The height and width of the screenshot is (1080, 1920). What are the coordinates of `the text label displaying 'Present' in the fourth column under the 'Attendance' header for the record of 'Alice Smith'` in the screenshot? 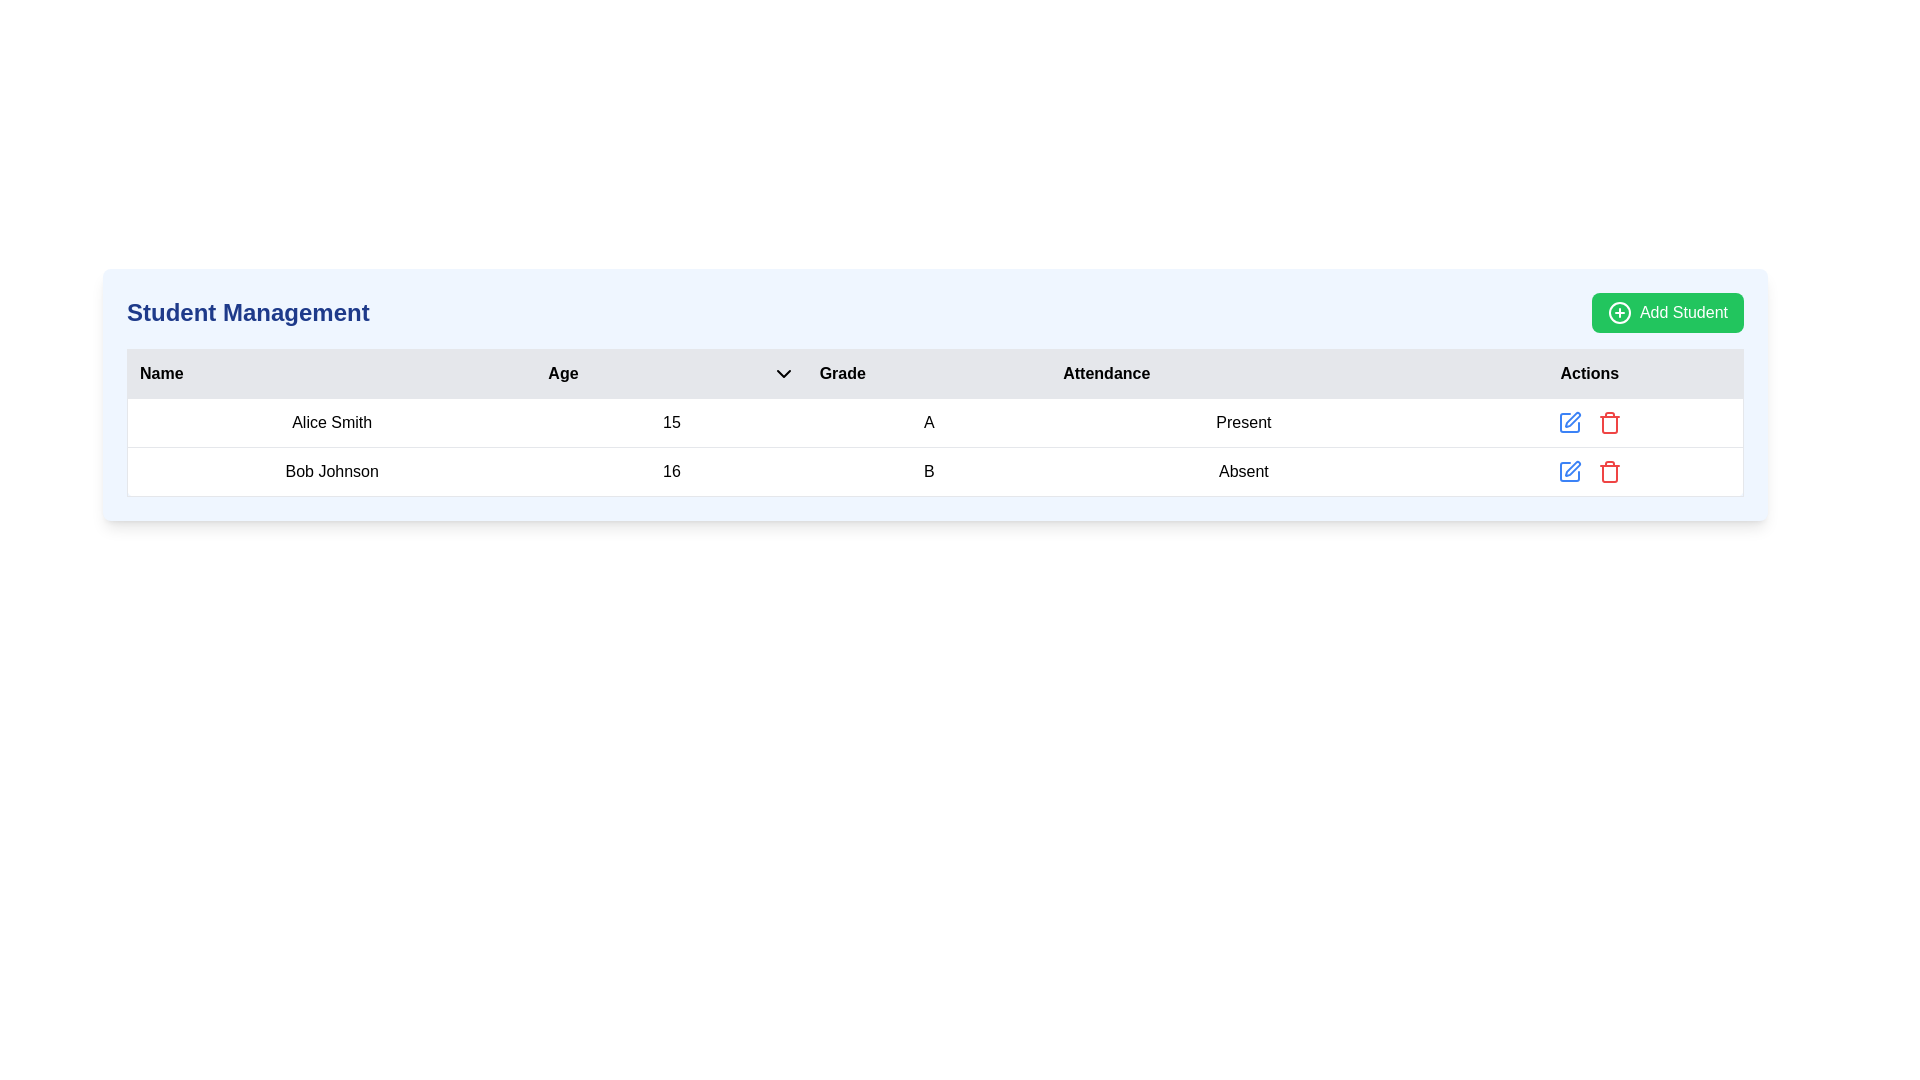 It's located at (1242, 422).